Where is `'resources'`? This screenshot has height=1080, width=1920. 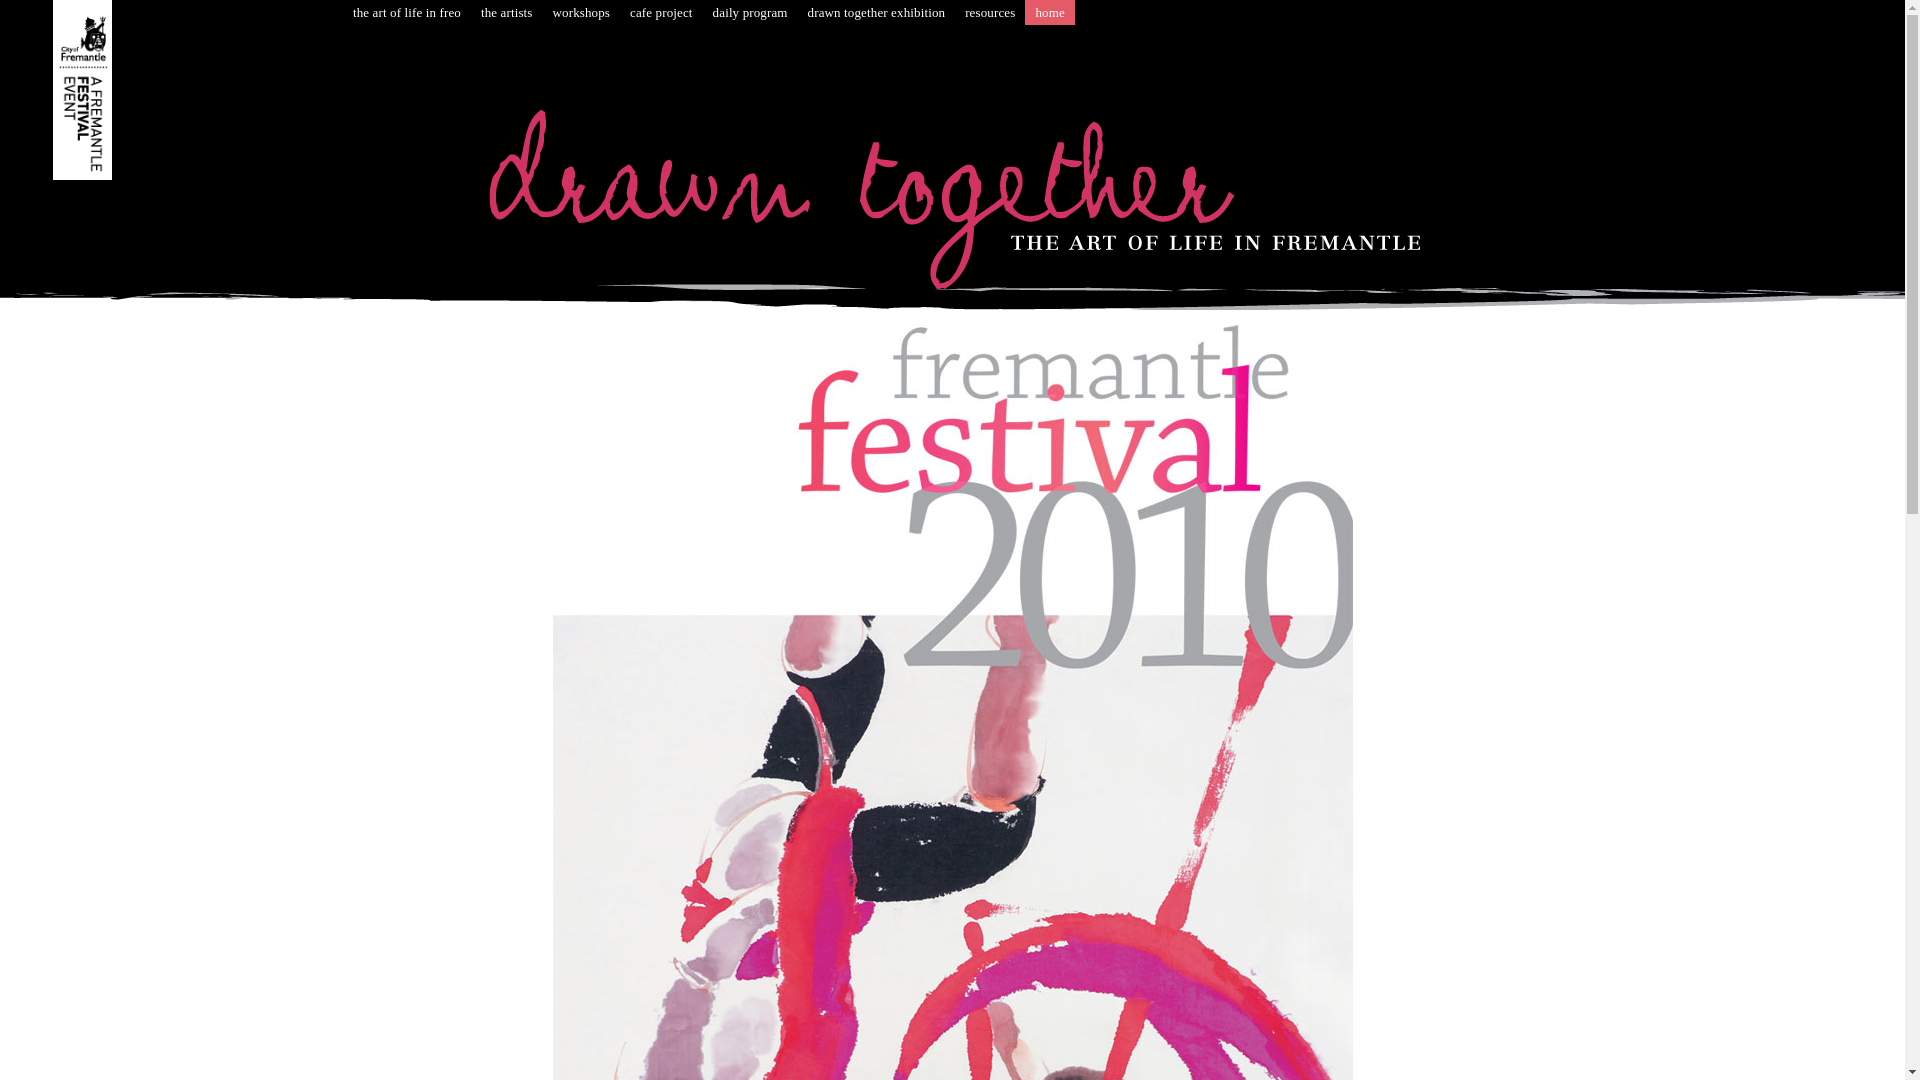 'resources' is located at coordinates (954, 12).